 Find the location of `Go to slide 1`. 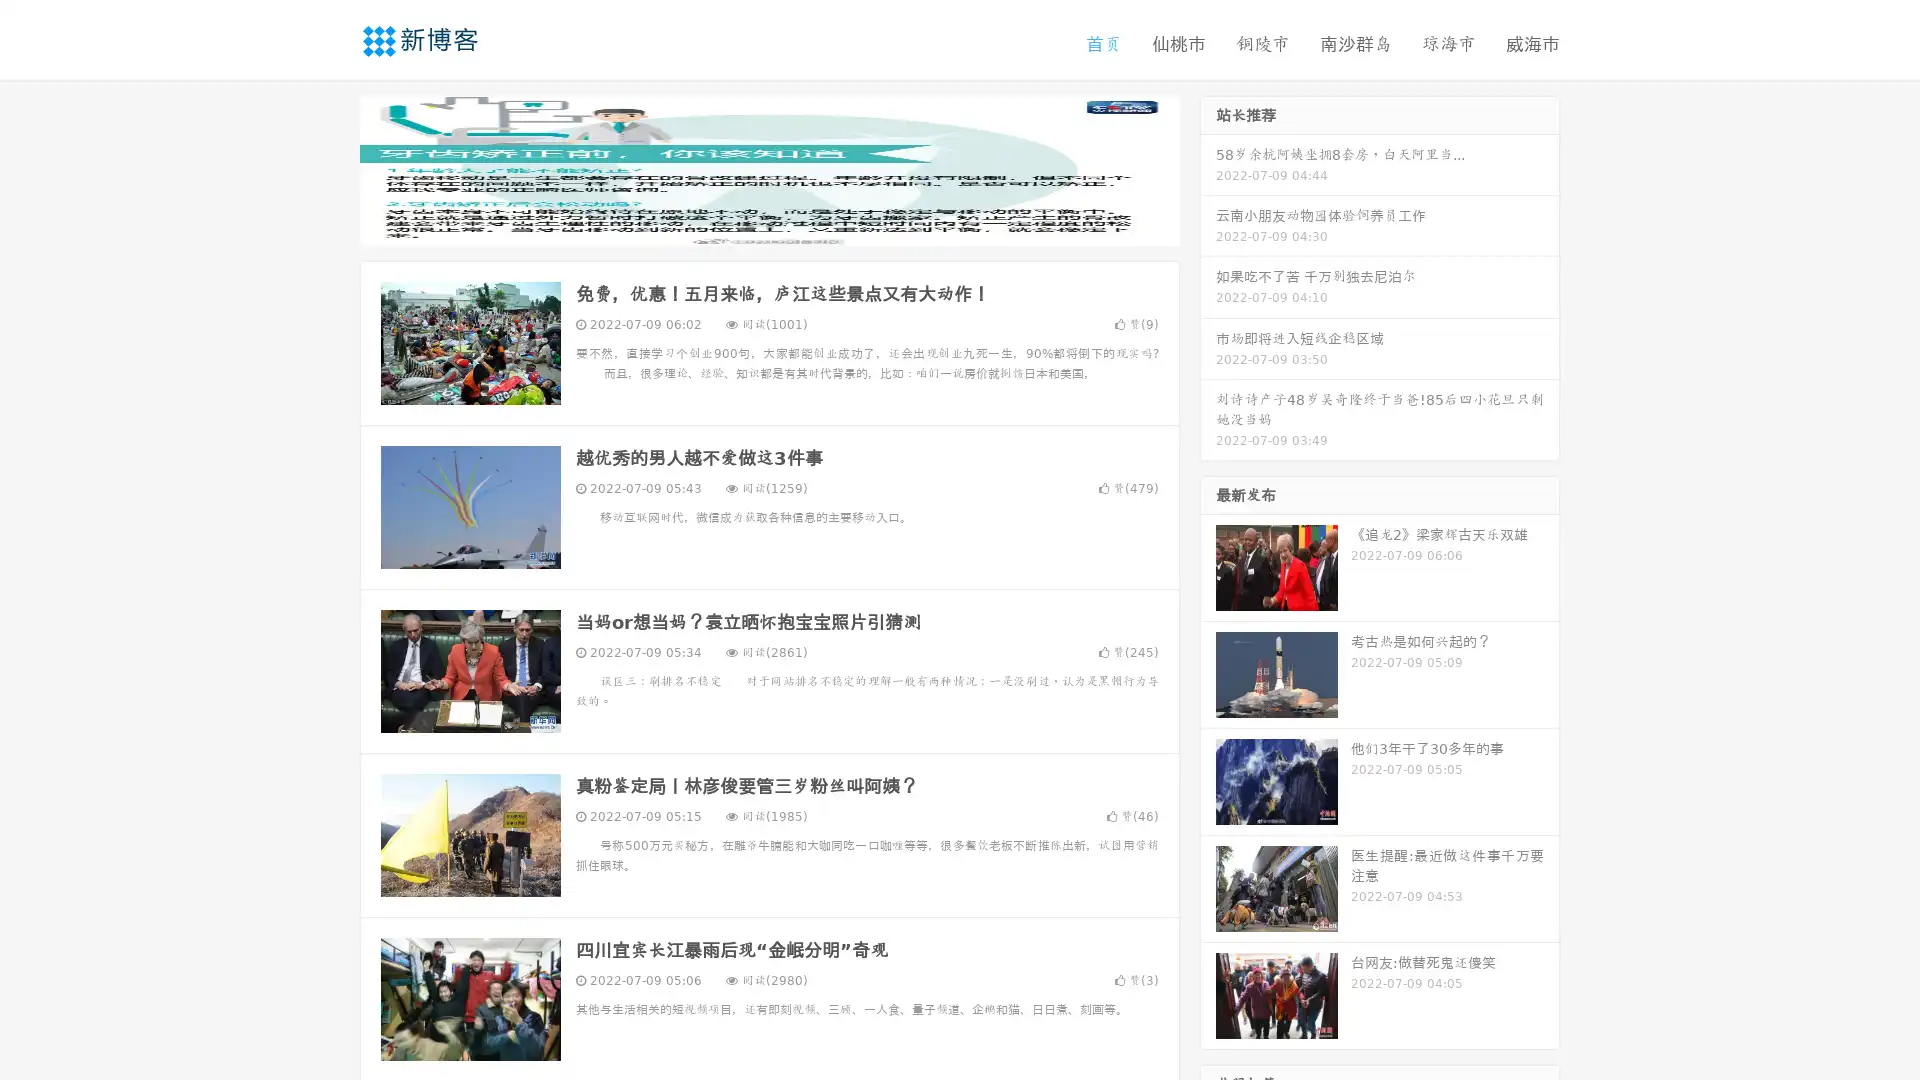

Go to slide 1 is located at coordinates (748, 225).